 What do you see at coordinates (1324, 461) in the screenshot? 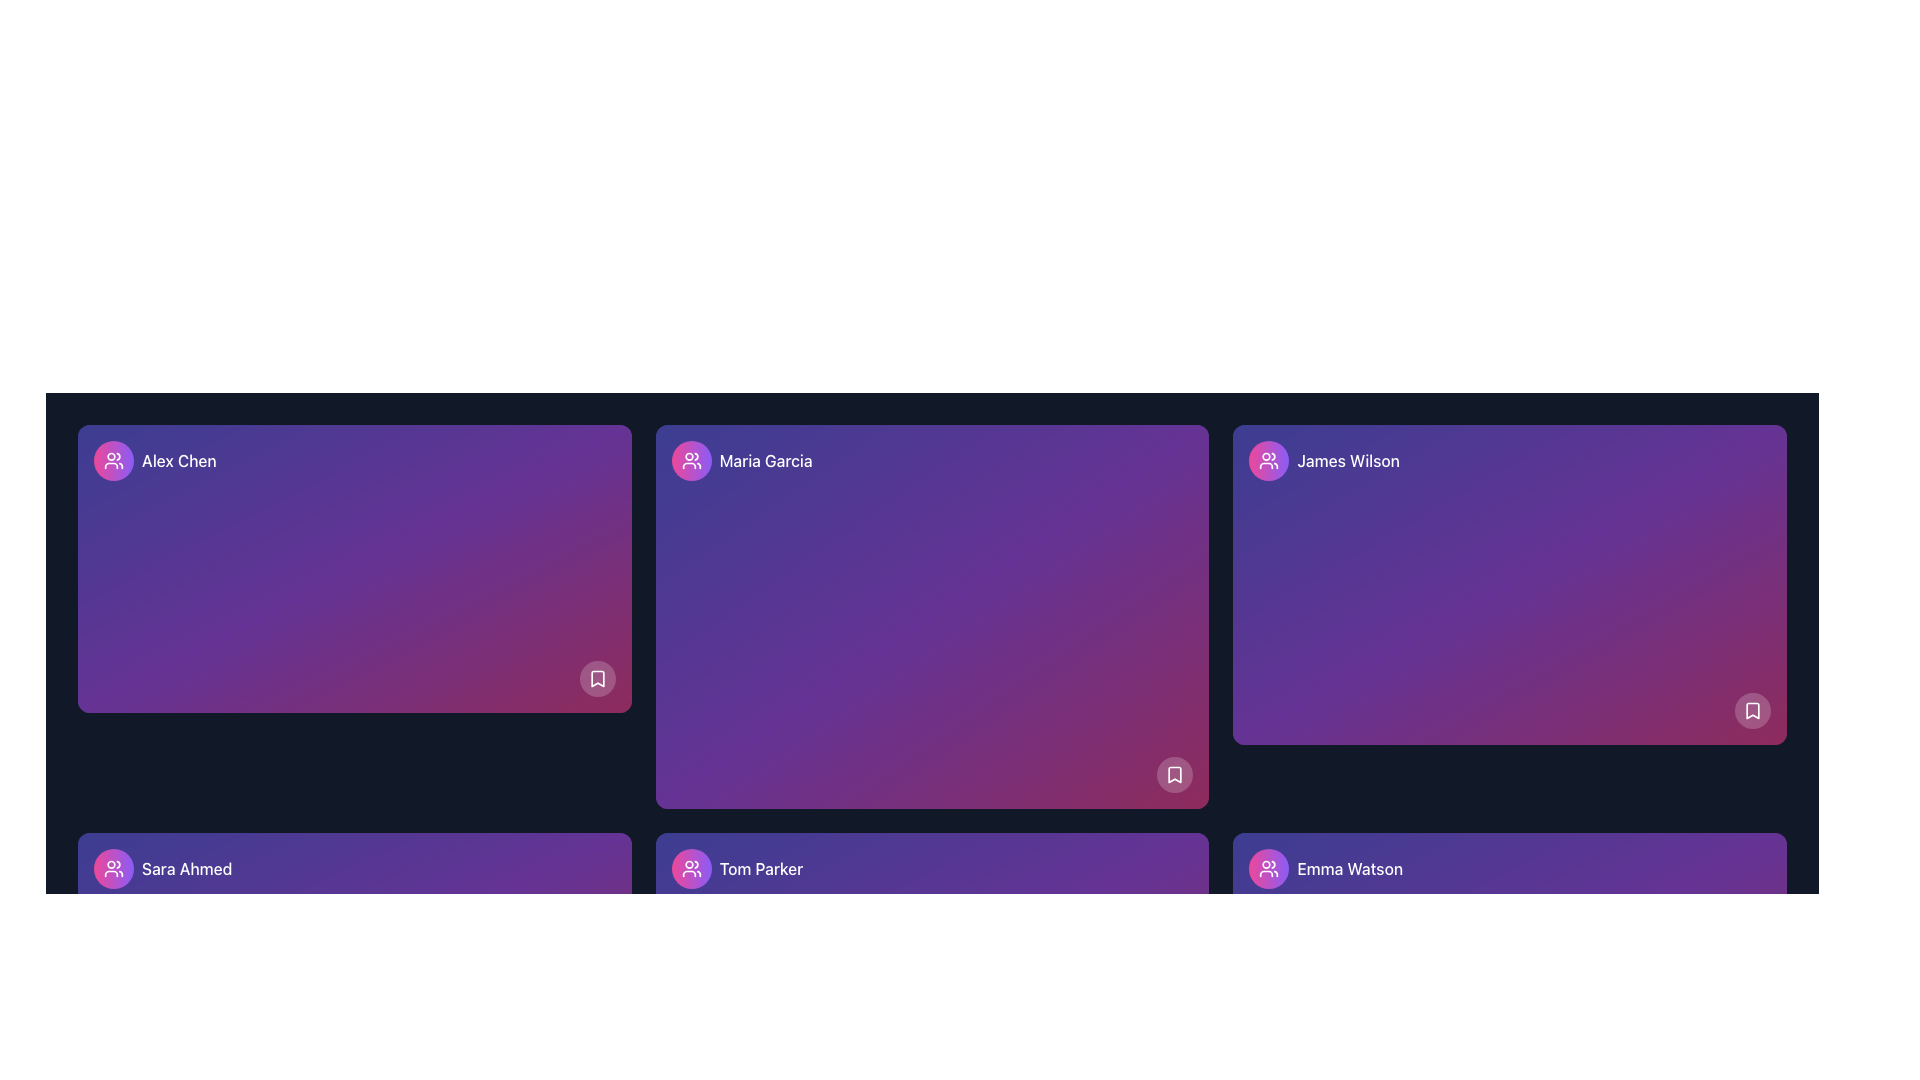
I see `the Label with icon representing 'James Wilson', located at the top-left corner of its tile` at bounding box center [1324, 461].